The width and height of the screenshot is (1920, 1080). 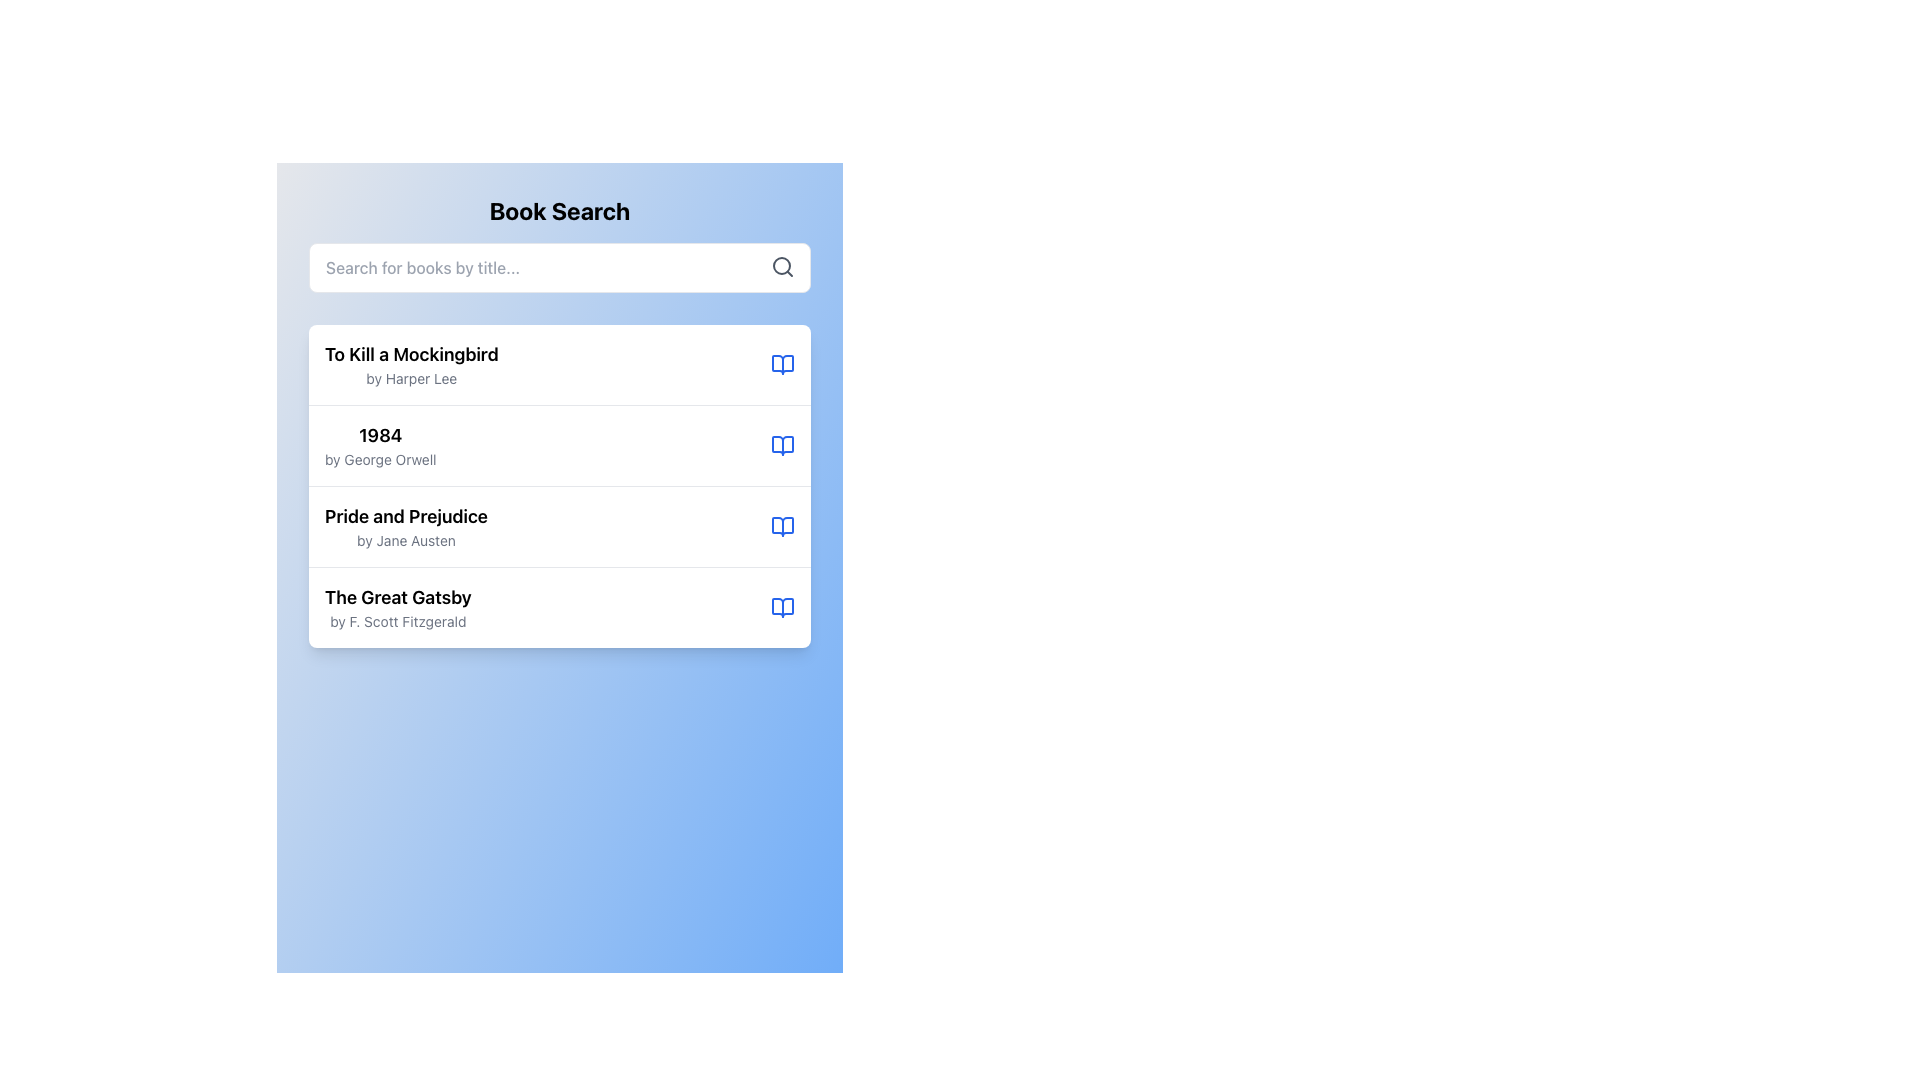 I want to click on the title text element representing the book title located in the fourth list item of the vertically arranged list, so click(x=398, y=596).